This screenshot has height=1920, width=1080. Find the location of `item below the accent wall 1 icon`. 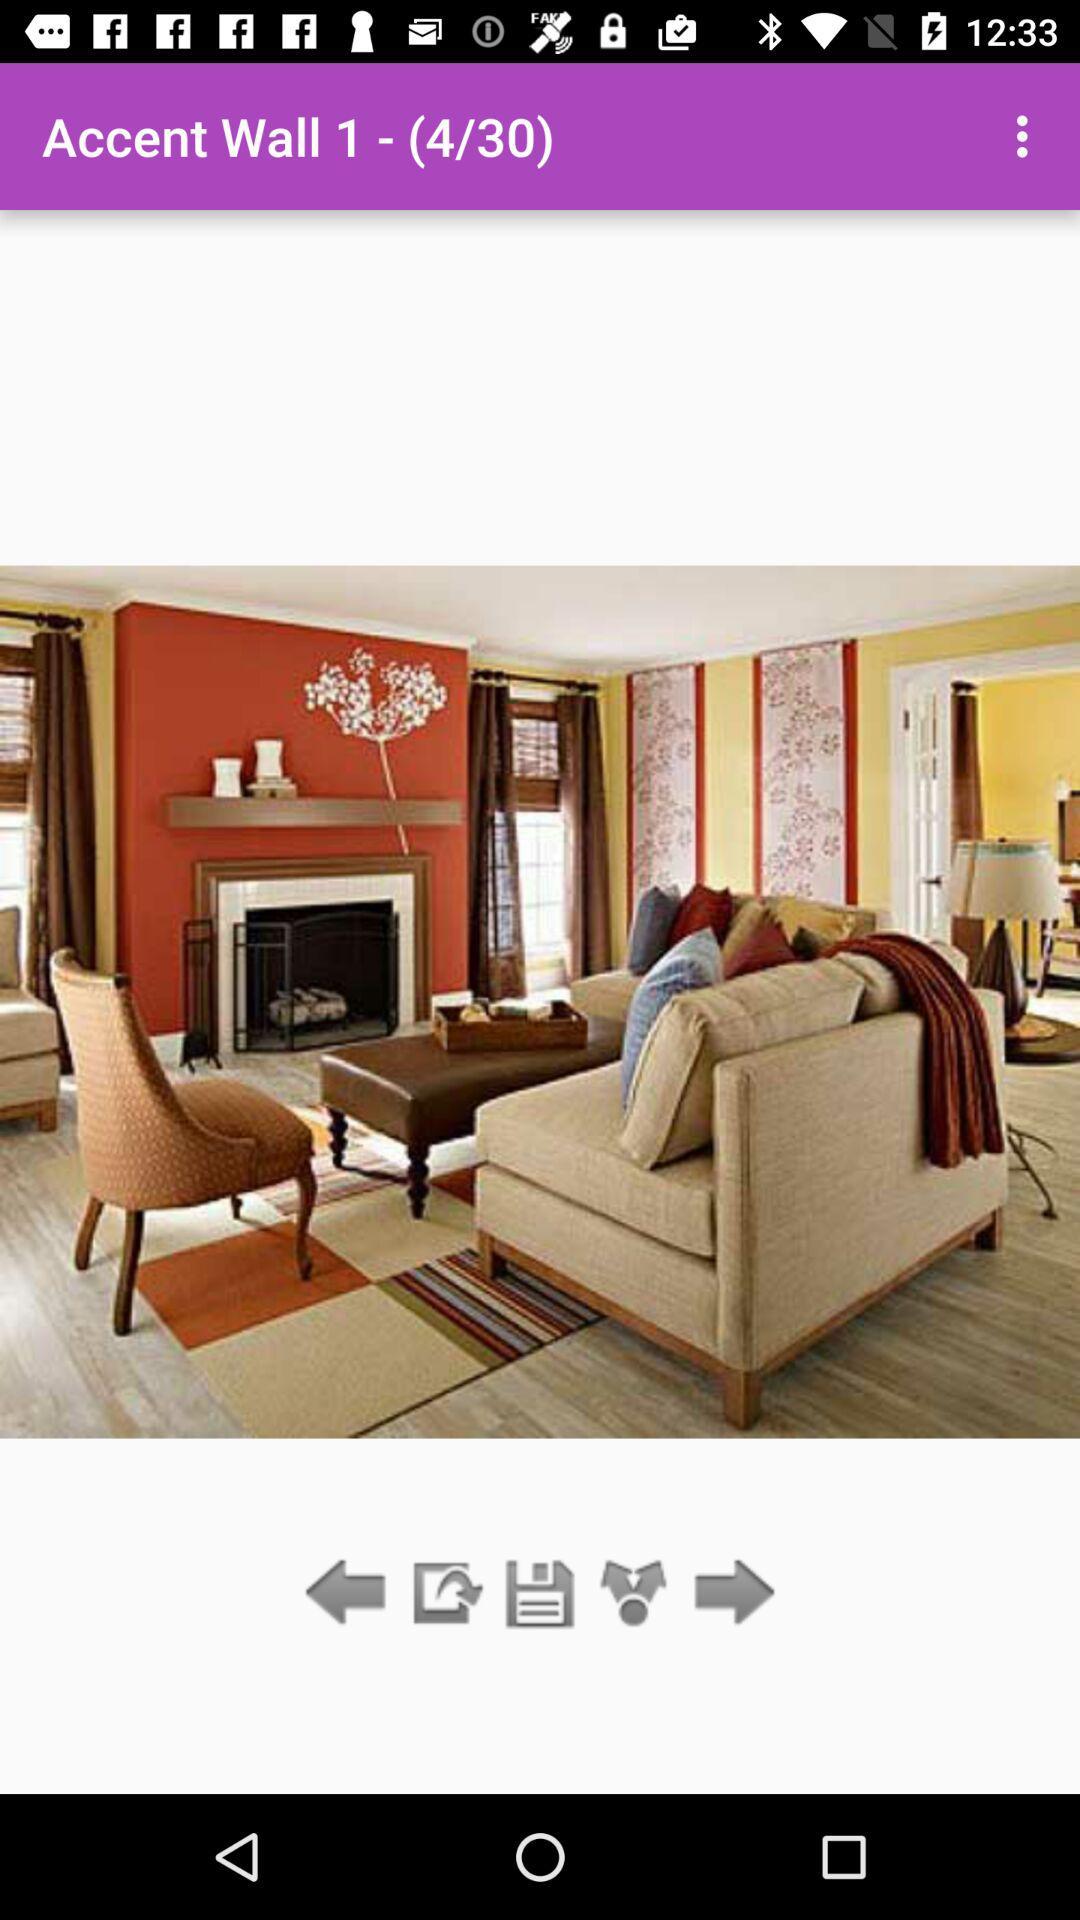

item below the accent wall 1 icon is located at coordinates (444, 1593).